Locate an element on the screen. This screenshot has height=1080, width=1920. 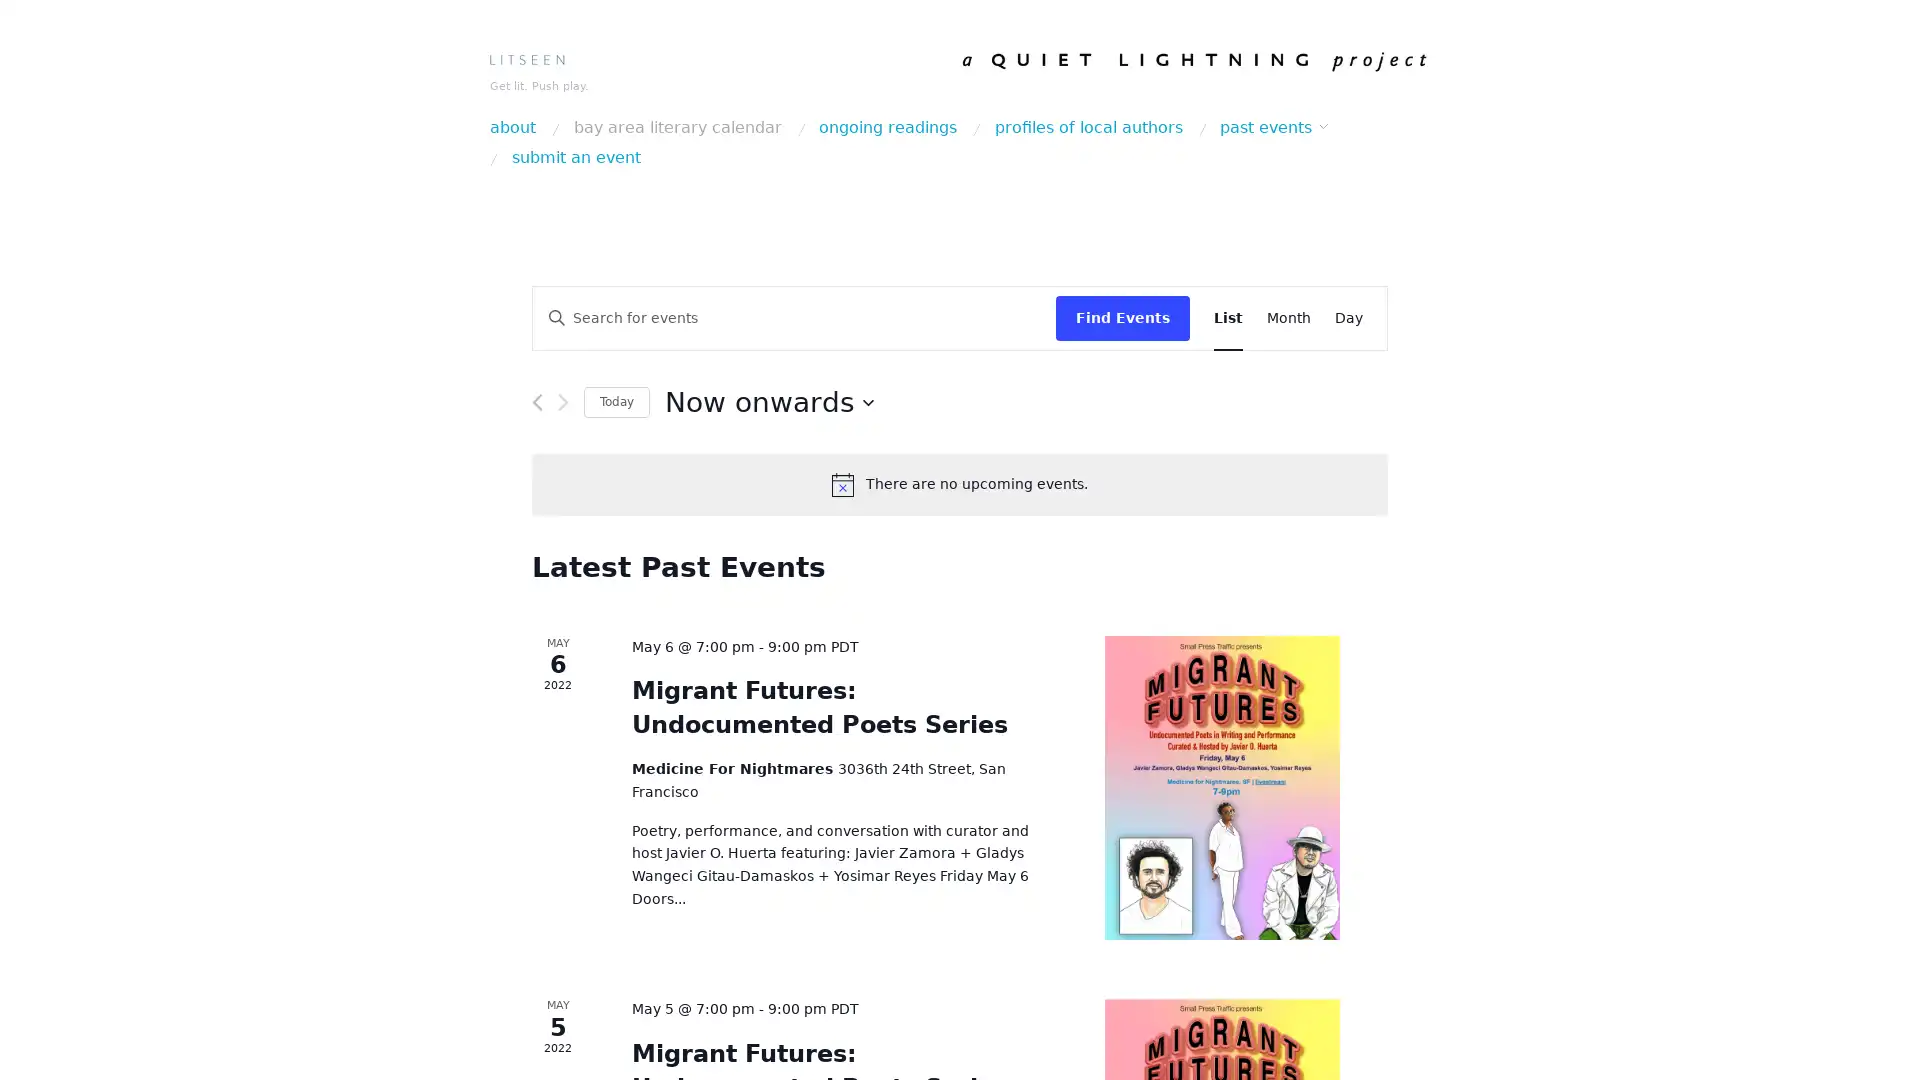
Click to toggle datepicker is located at coordinates (768, 401).